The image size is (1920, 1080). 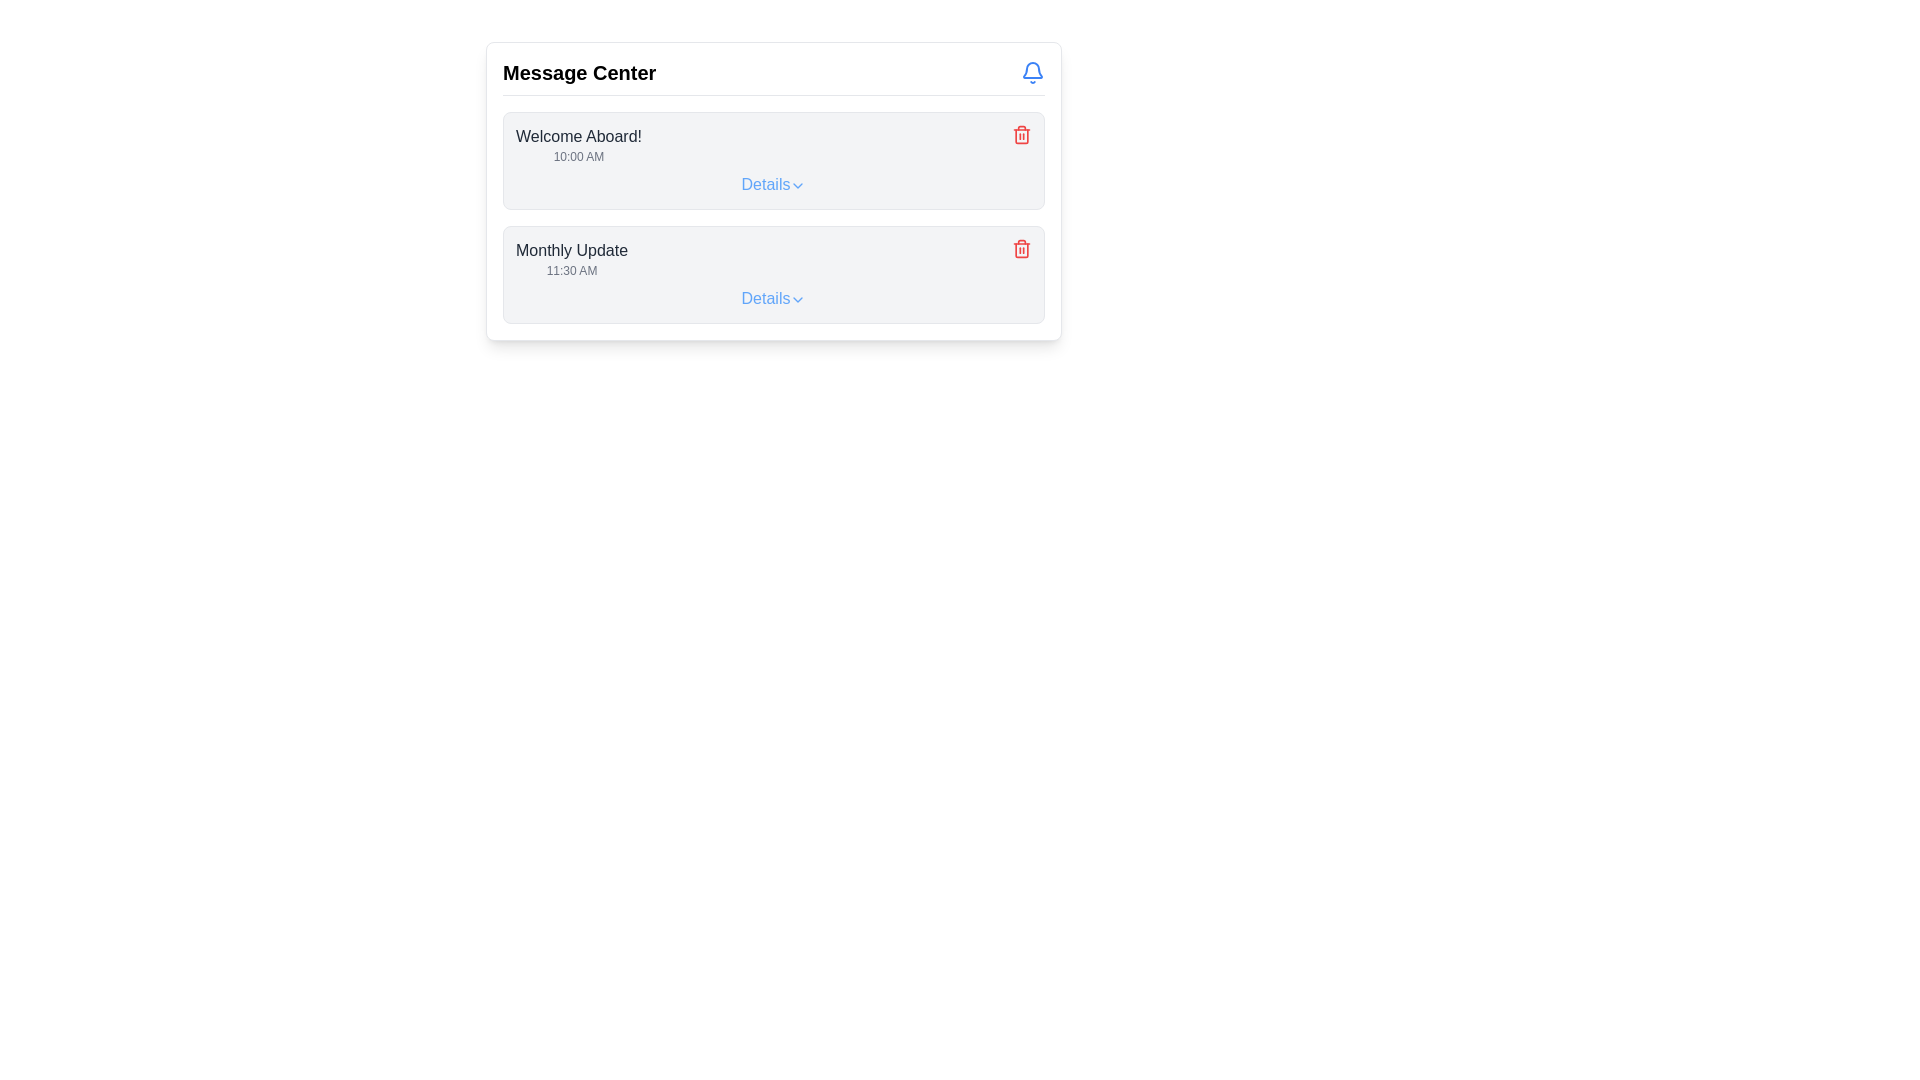 I want to click on the red trash bin icon delete button located at the far-right of the 'Monthly Update' message section, so click(x=1022, y=248).